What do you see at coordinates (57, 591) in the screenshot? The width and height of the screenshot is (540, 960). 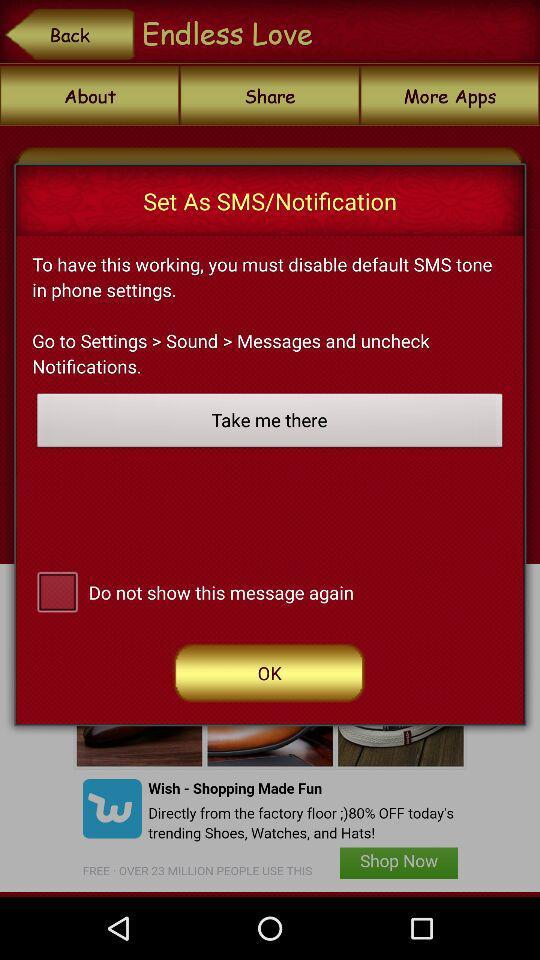 I see `do not show message again` at bounding box center [57, 591].